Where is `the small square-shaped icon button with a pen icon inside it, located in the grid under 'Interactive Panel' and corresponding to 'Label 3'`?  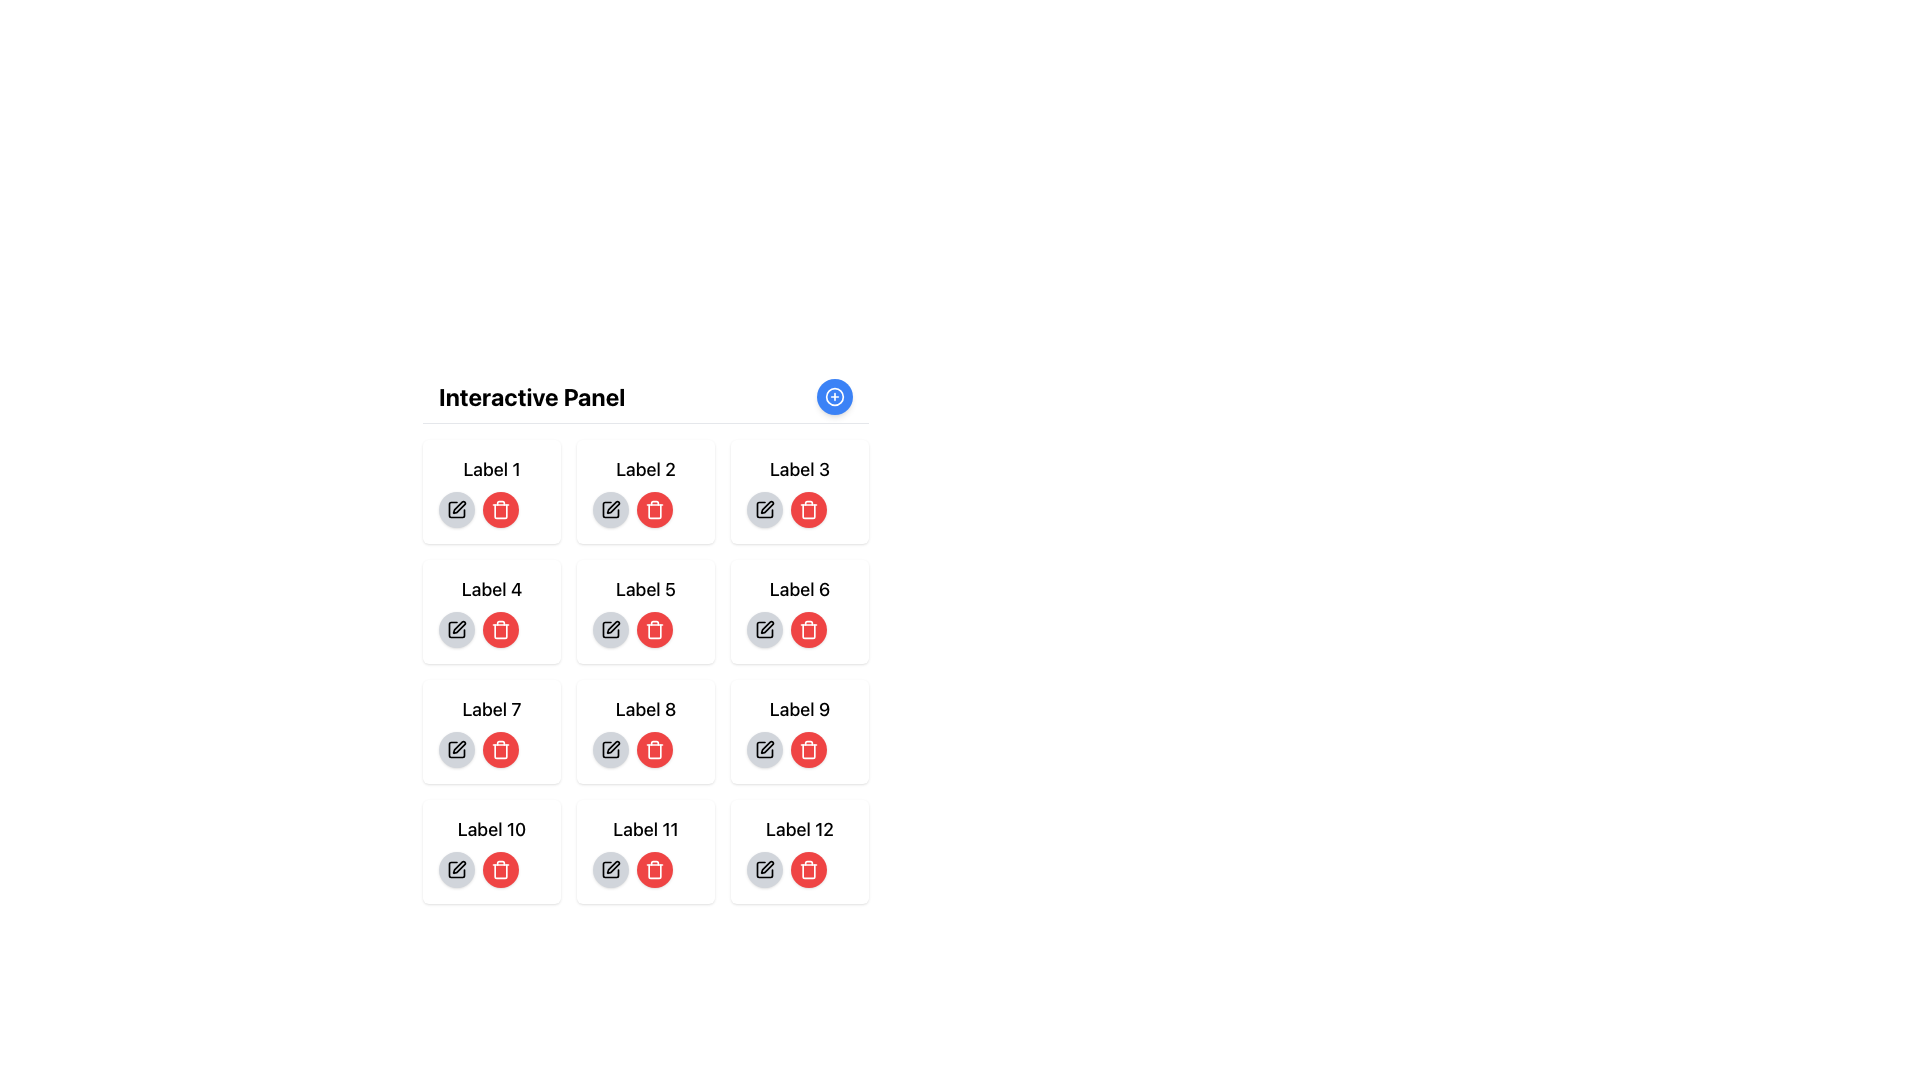 the small square-shaped icon button with a pen icon inside it, located in the grid under 'Interactive Panel' and corresponding to 'Label 3' is located at coordinates (763, 508).